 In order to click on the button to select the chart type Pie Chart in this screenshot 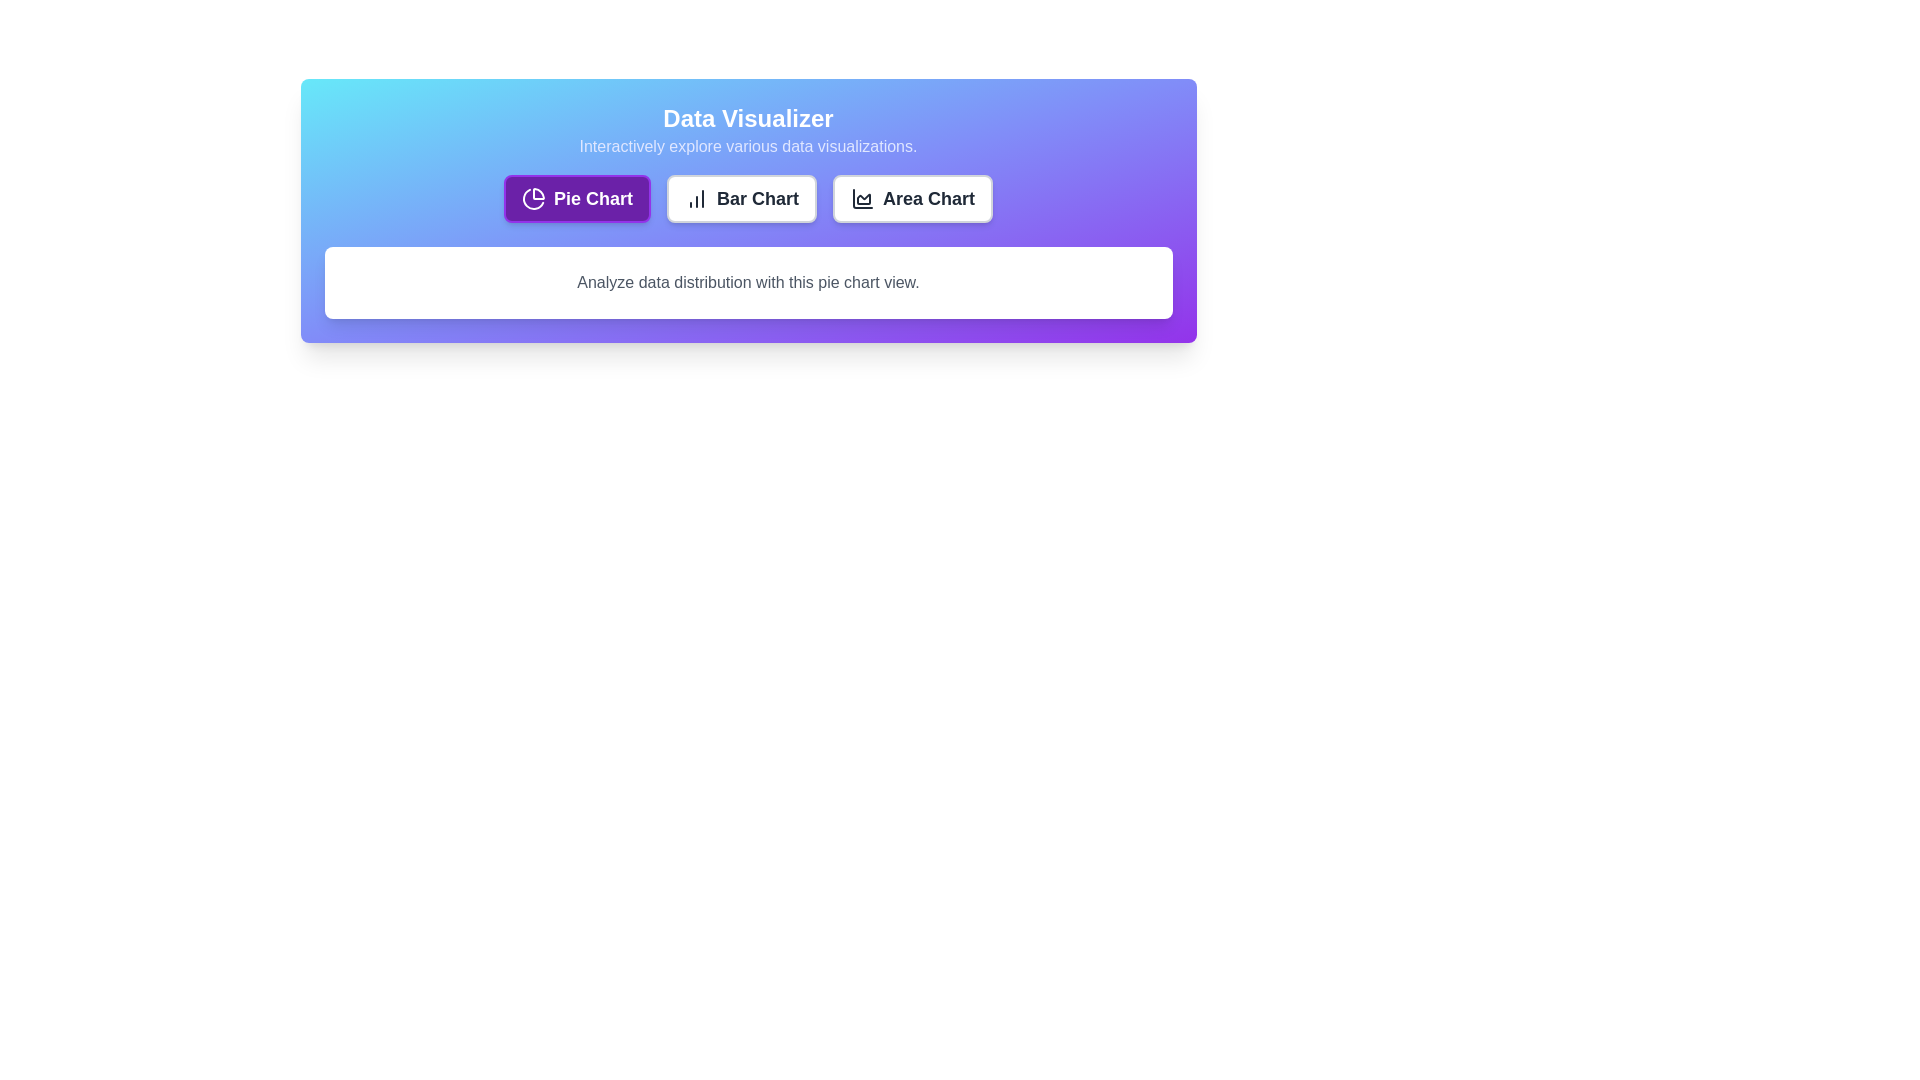, I will do `click(575, 199)`.